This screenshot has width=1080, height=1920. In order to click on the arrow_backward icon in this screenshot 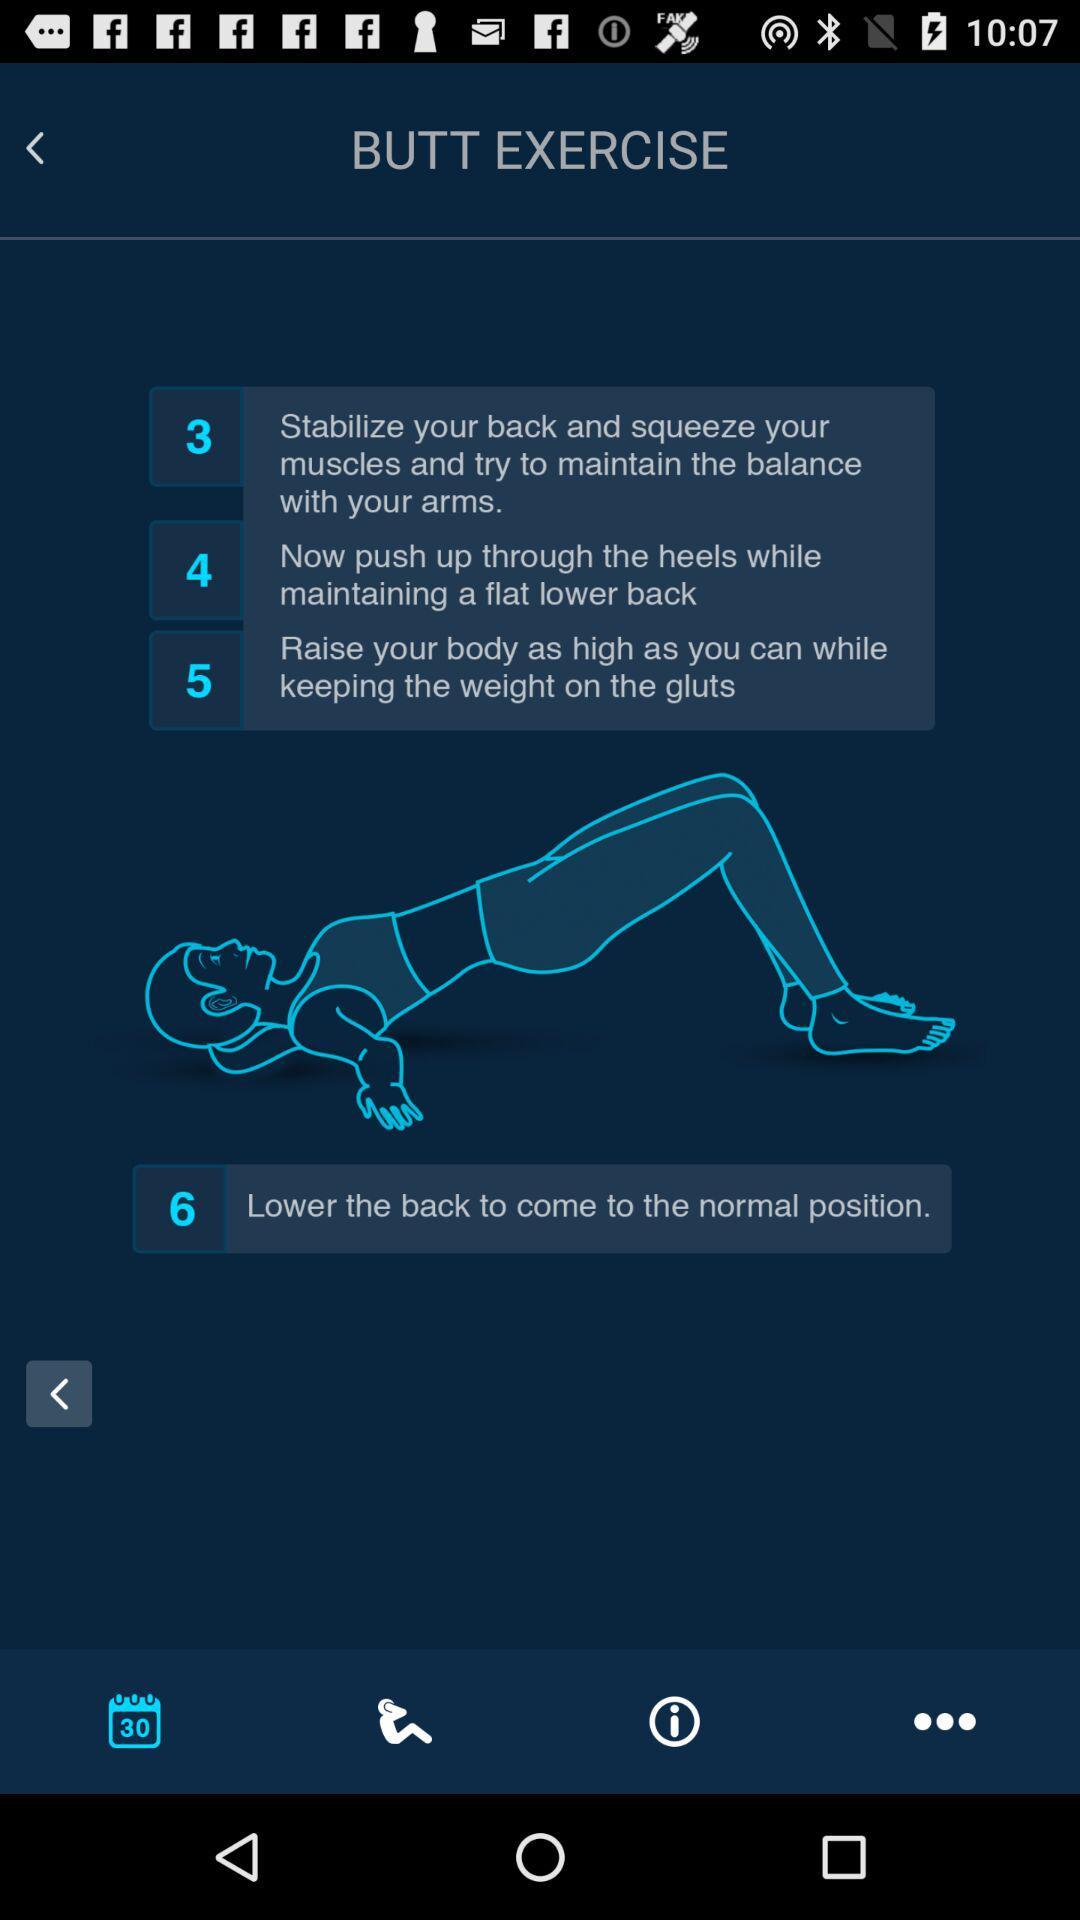, I will do `click(58, 1491)`.